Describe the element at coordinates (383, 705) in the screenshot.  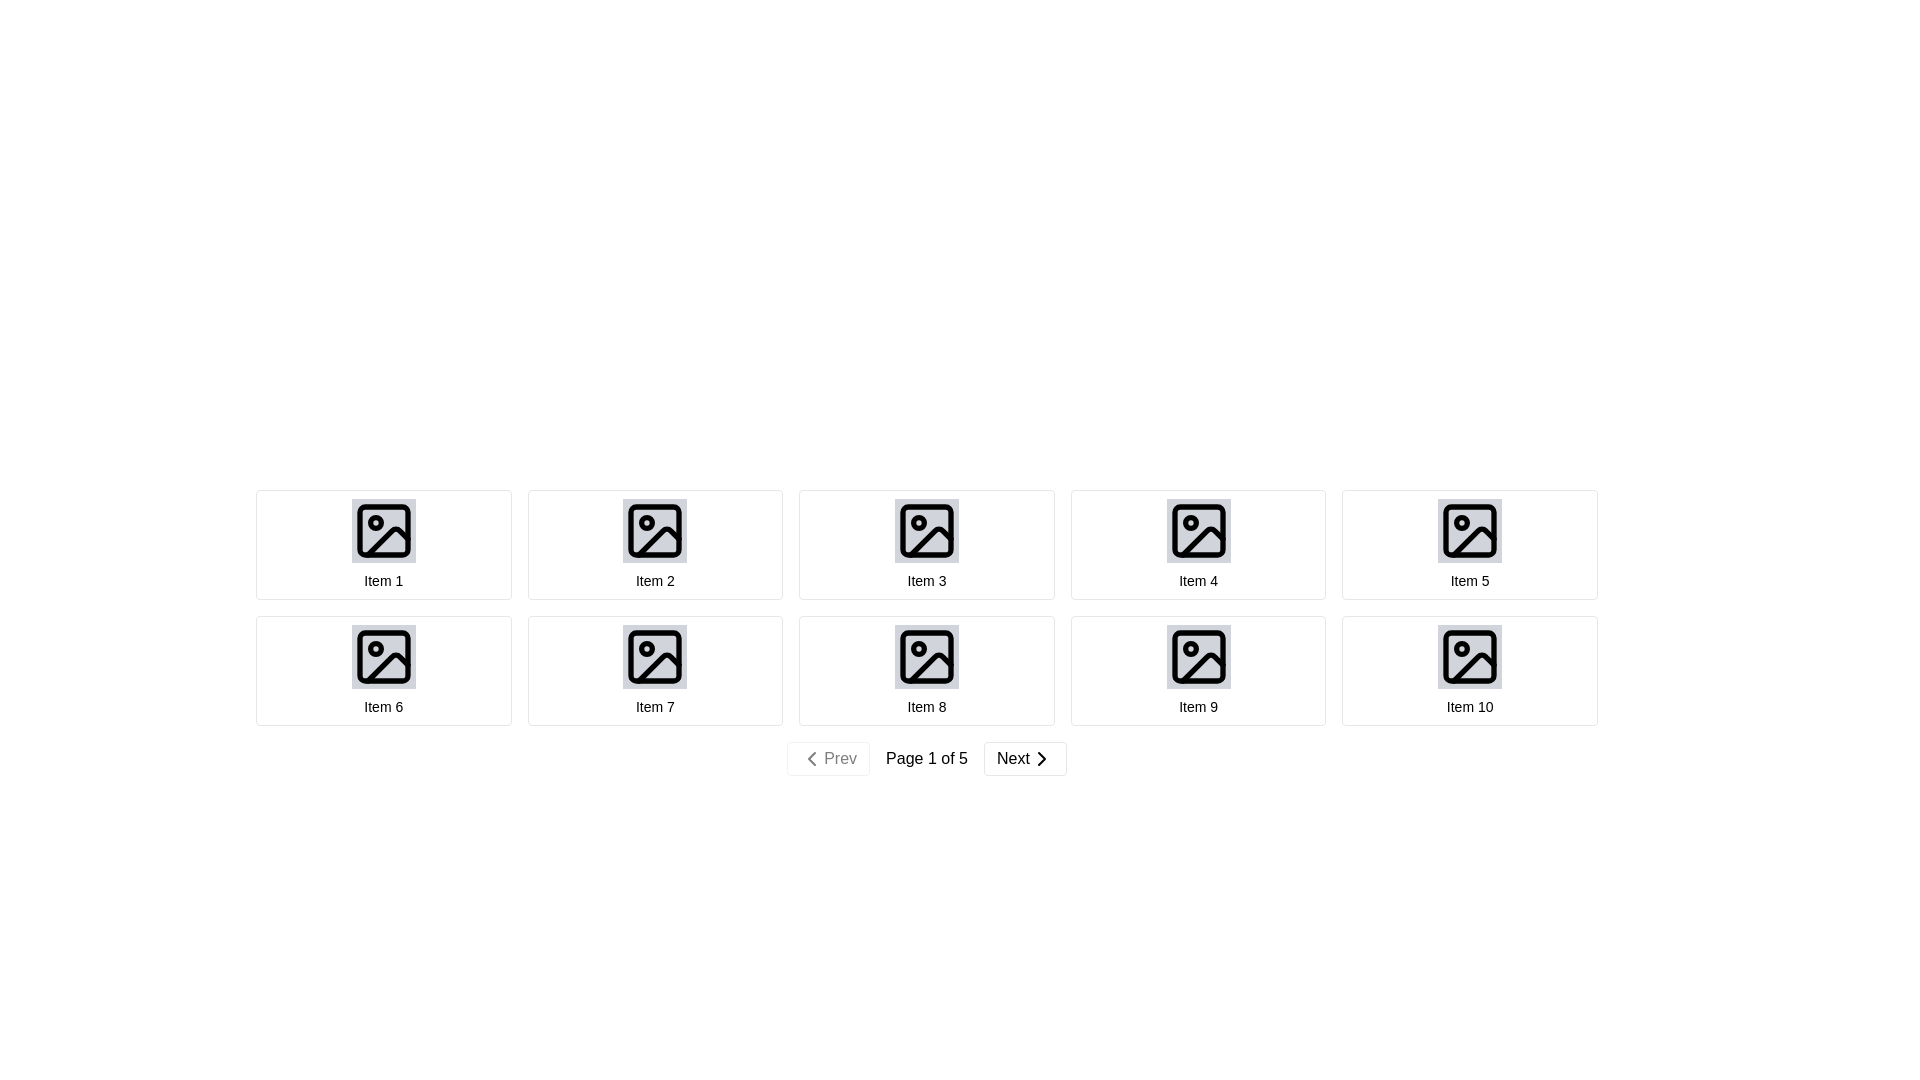
I see `the Text label located in the 'Item 6' grid cell, which provides descriptive information about the content represented by the icon above it` at that location.